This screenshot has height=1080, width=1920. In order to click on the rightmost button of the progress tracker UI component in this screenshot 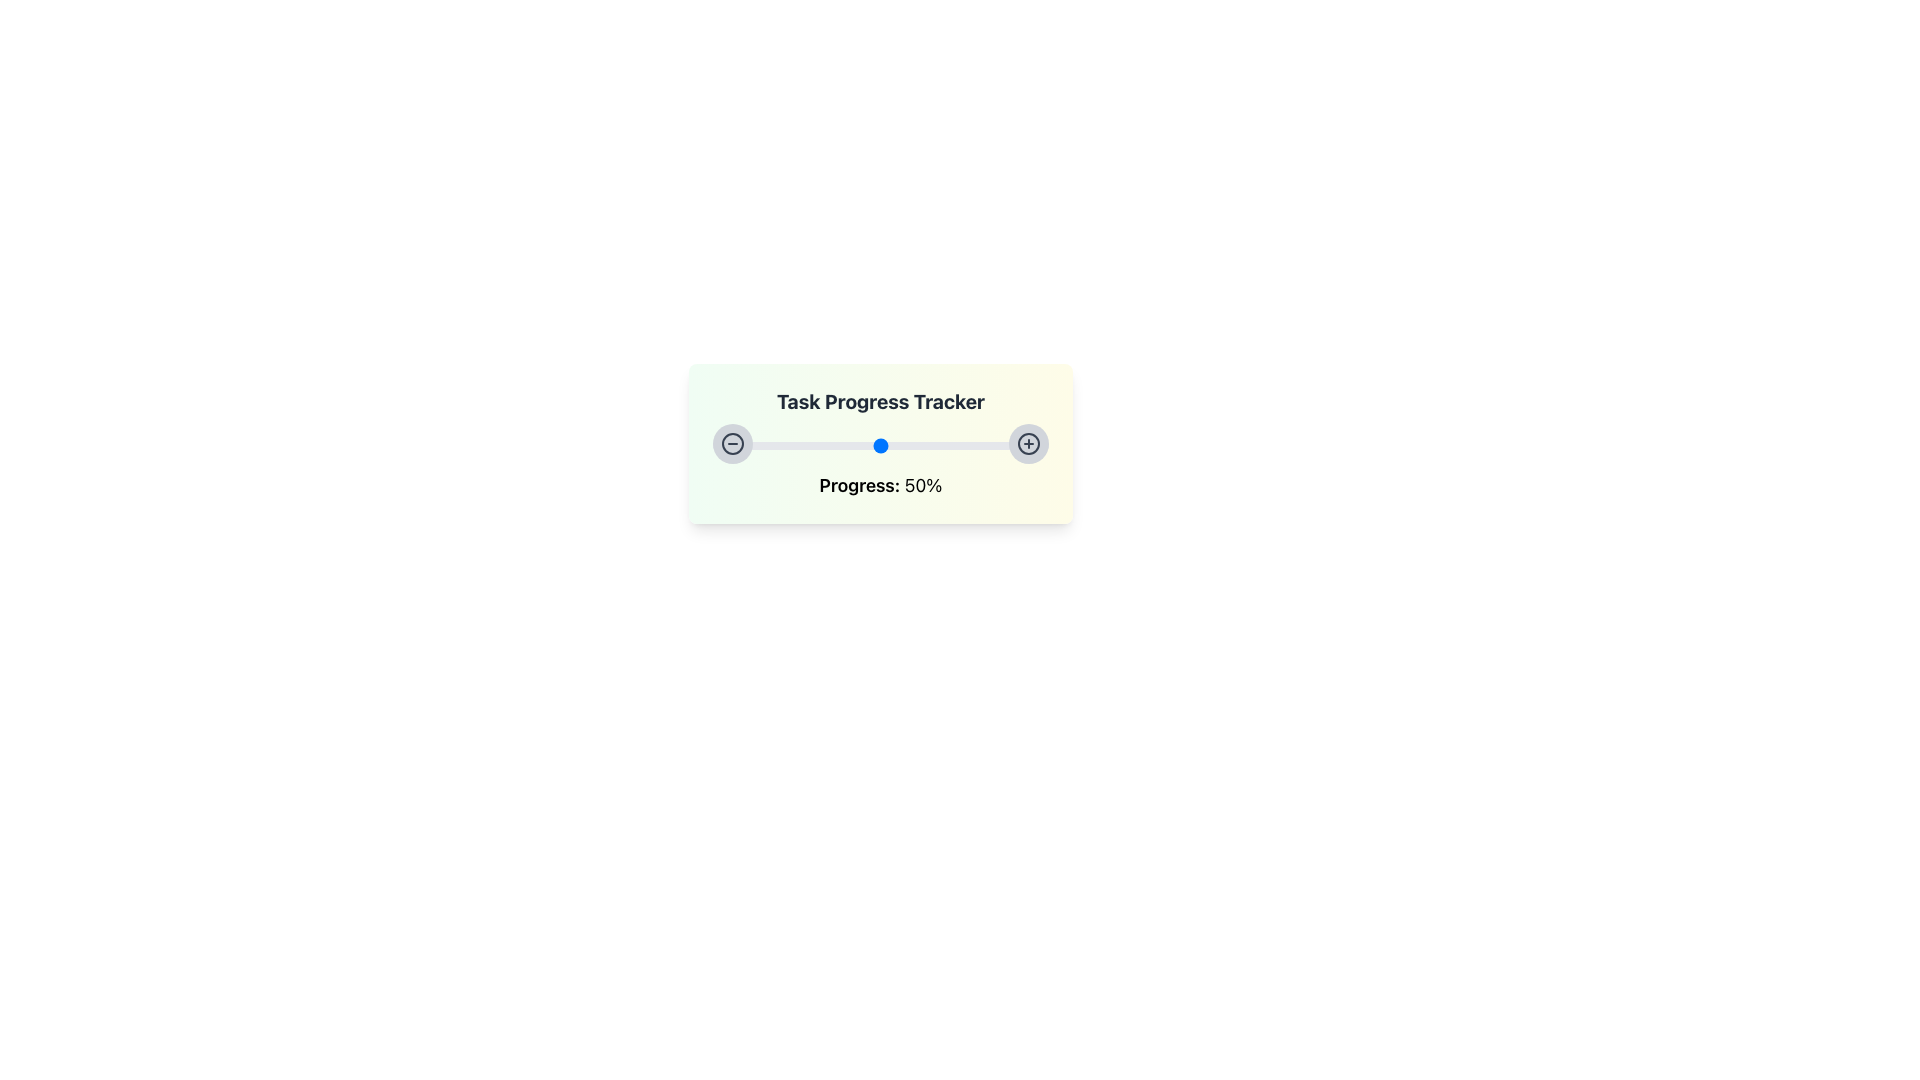, I will do `click(1028, 442)`.